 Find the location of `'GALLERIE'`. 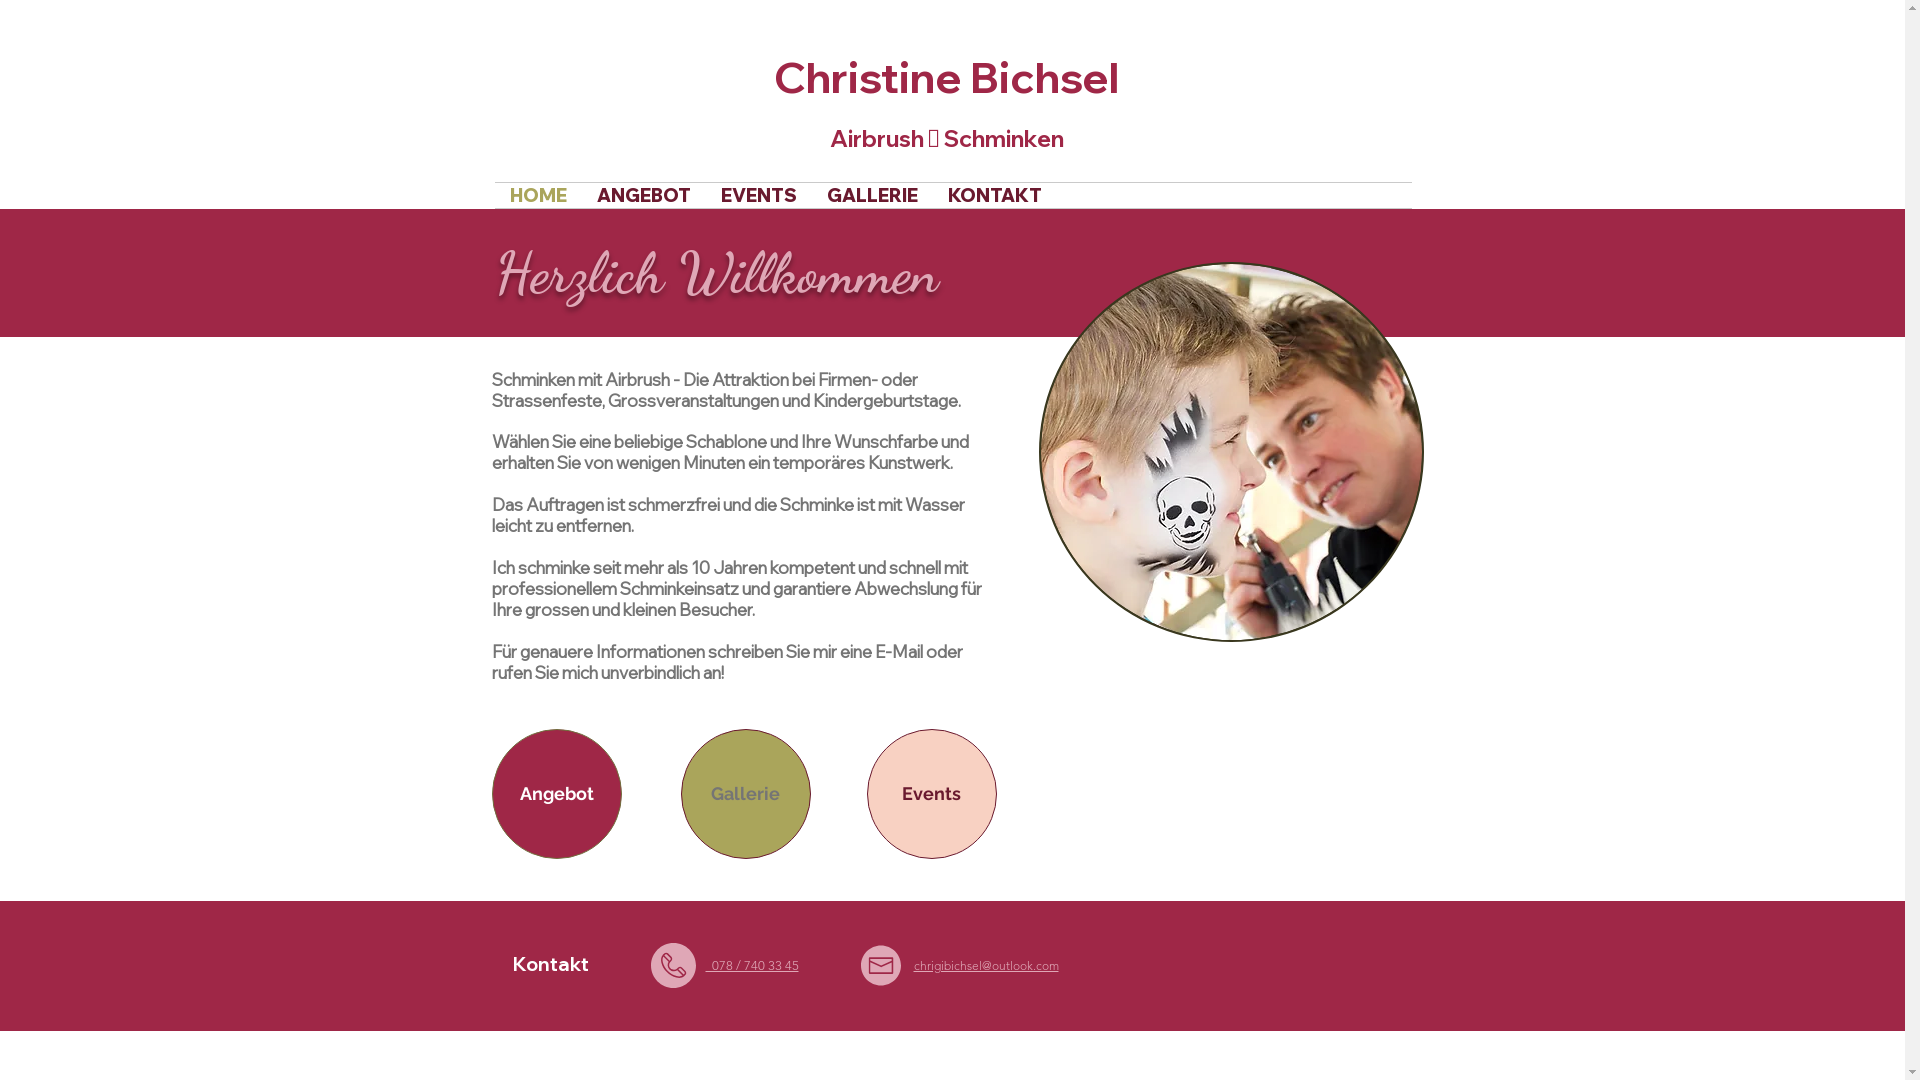

'GALLERIE' is located at coordinates (872, 195).